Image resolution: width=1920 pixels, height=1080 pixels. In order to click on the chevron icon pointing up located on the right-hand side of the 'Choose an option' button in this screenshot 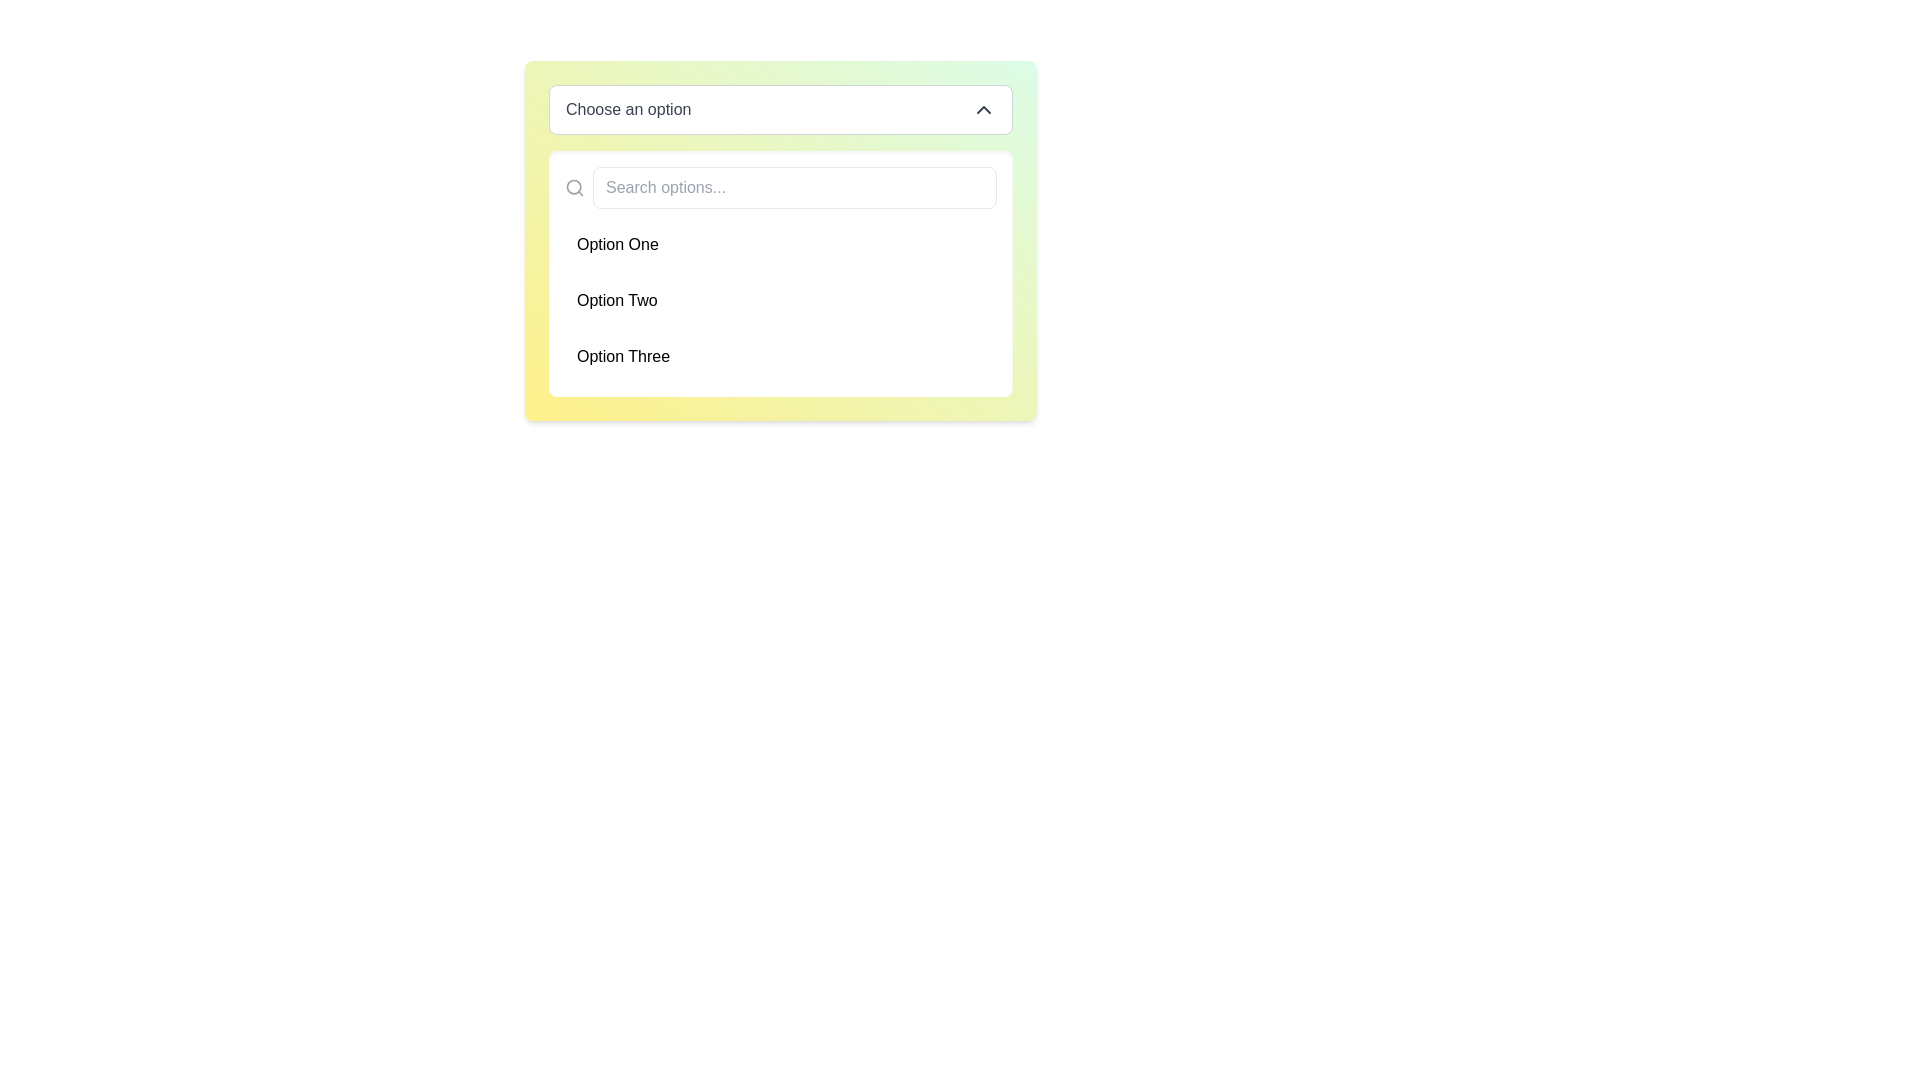, I will do `click(983, 110)`.